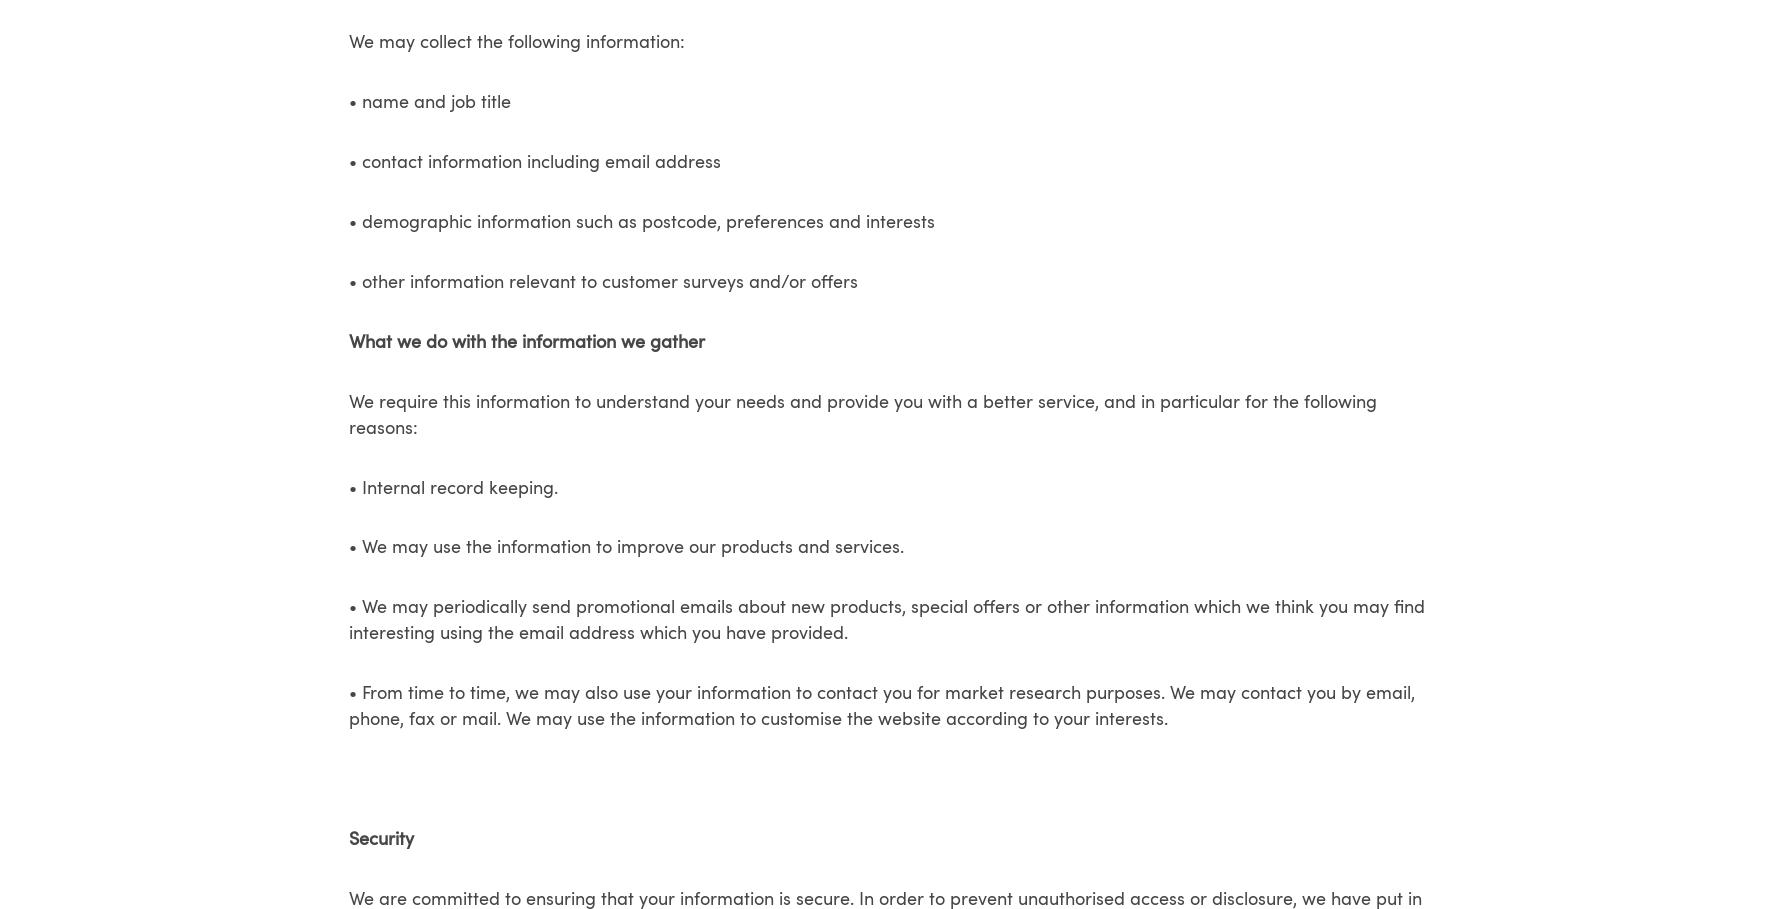 The image size is (1780, 909). What do you see at coordinates (632, 548) in the screenshot?
I see `'We may use the information to improve our products and services.'` at bounding box center [632, 548].